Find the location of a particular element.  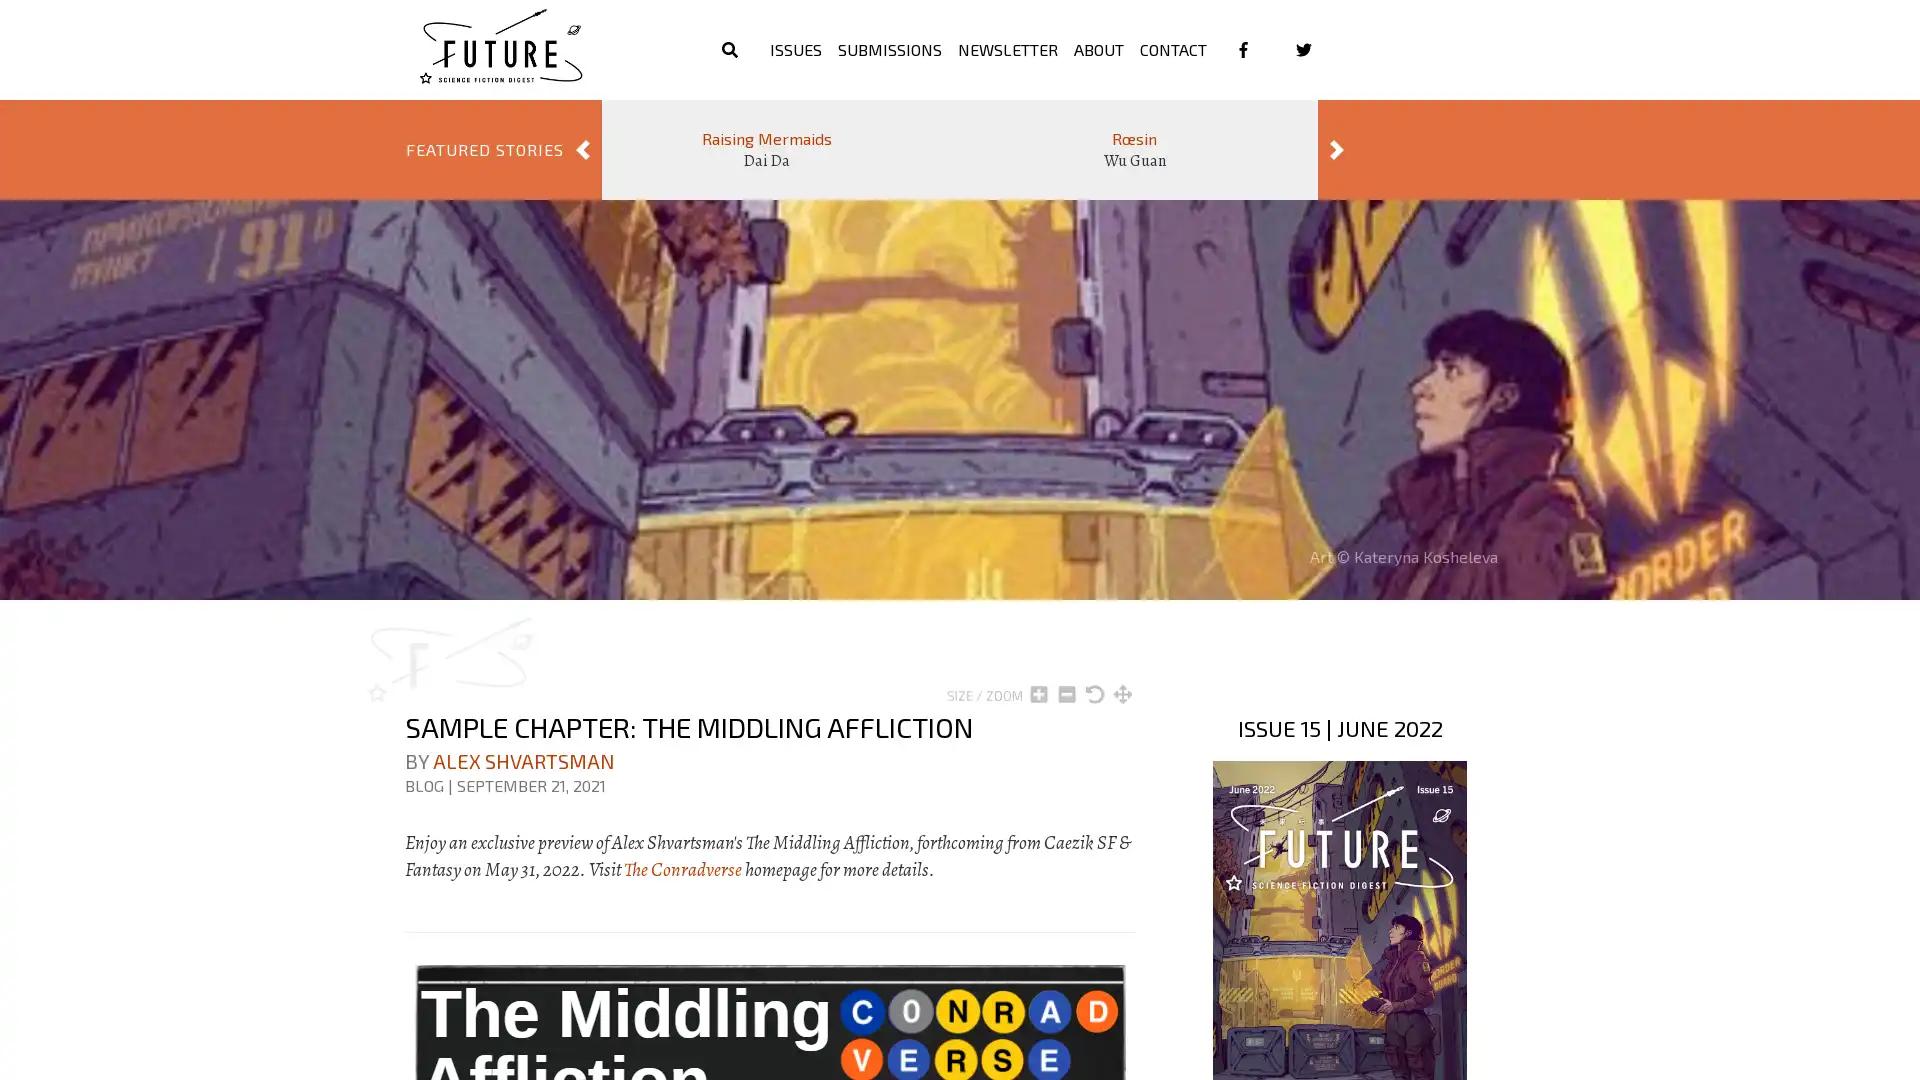

Previous is located at coordinates (581, 149).